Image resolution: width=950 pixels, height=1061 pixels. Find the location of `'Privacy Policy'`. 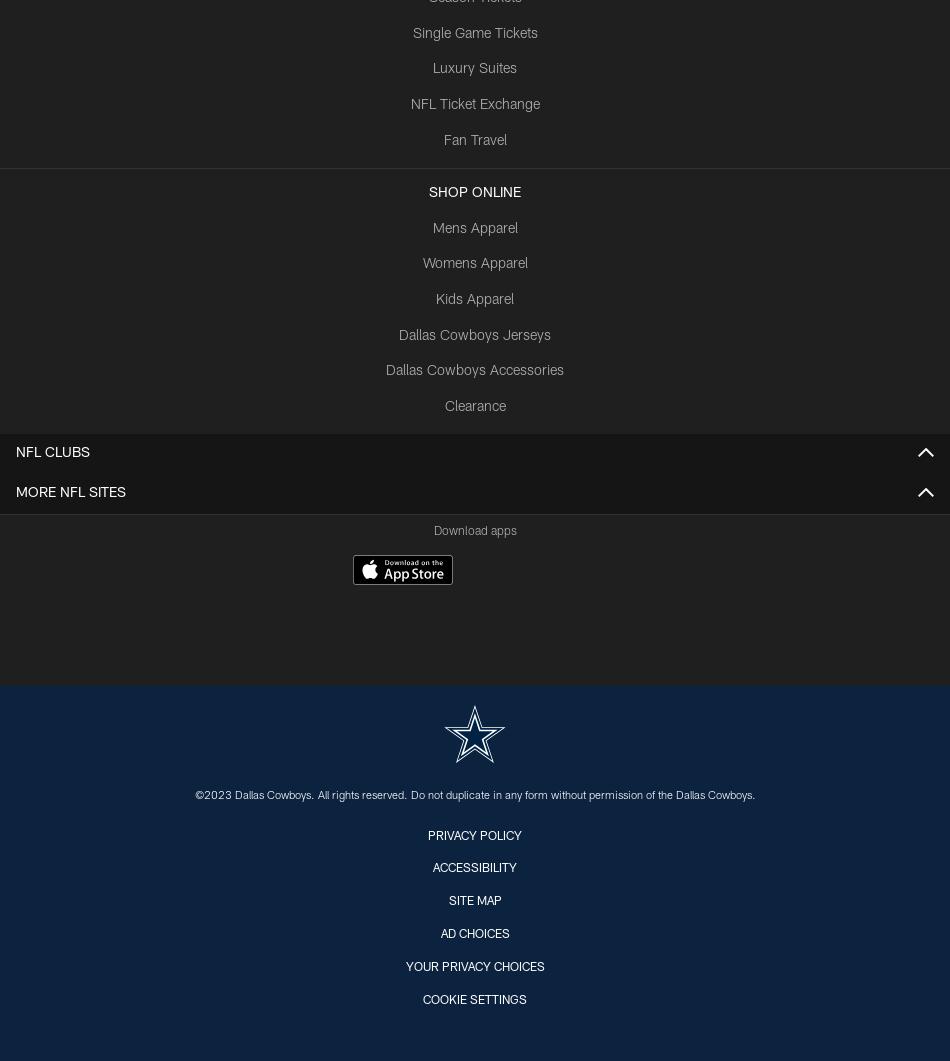

'Privacy Policy' is located at coordinates (475, 835).